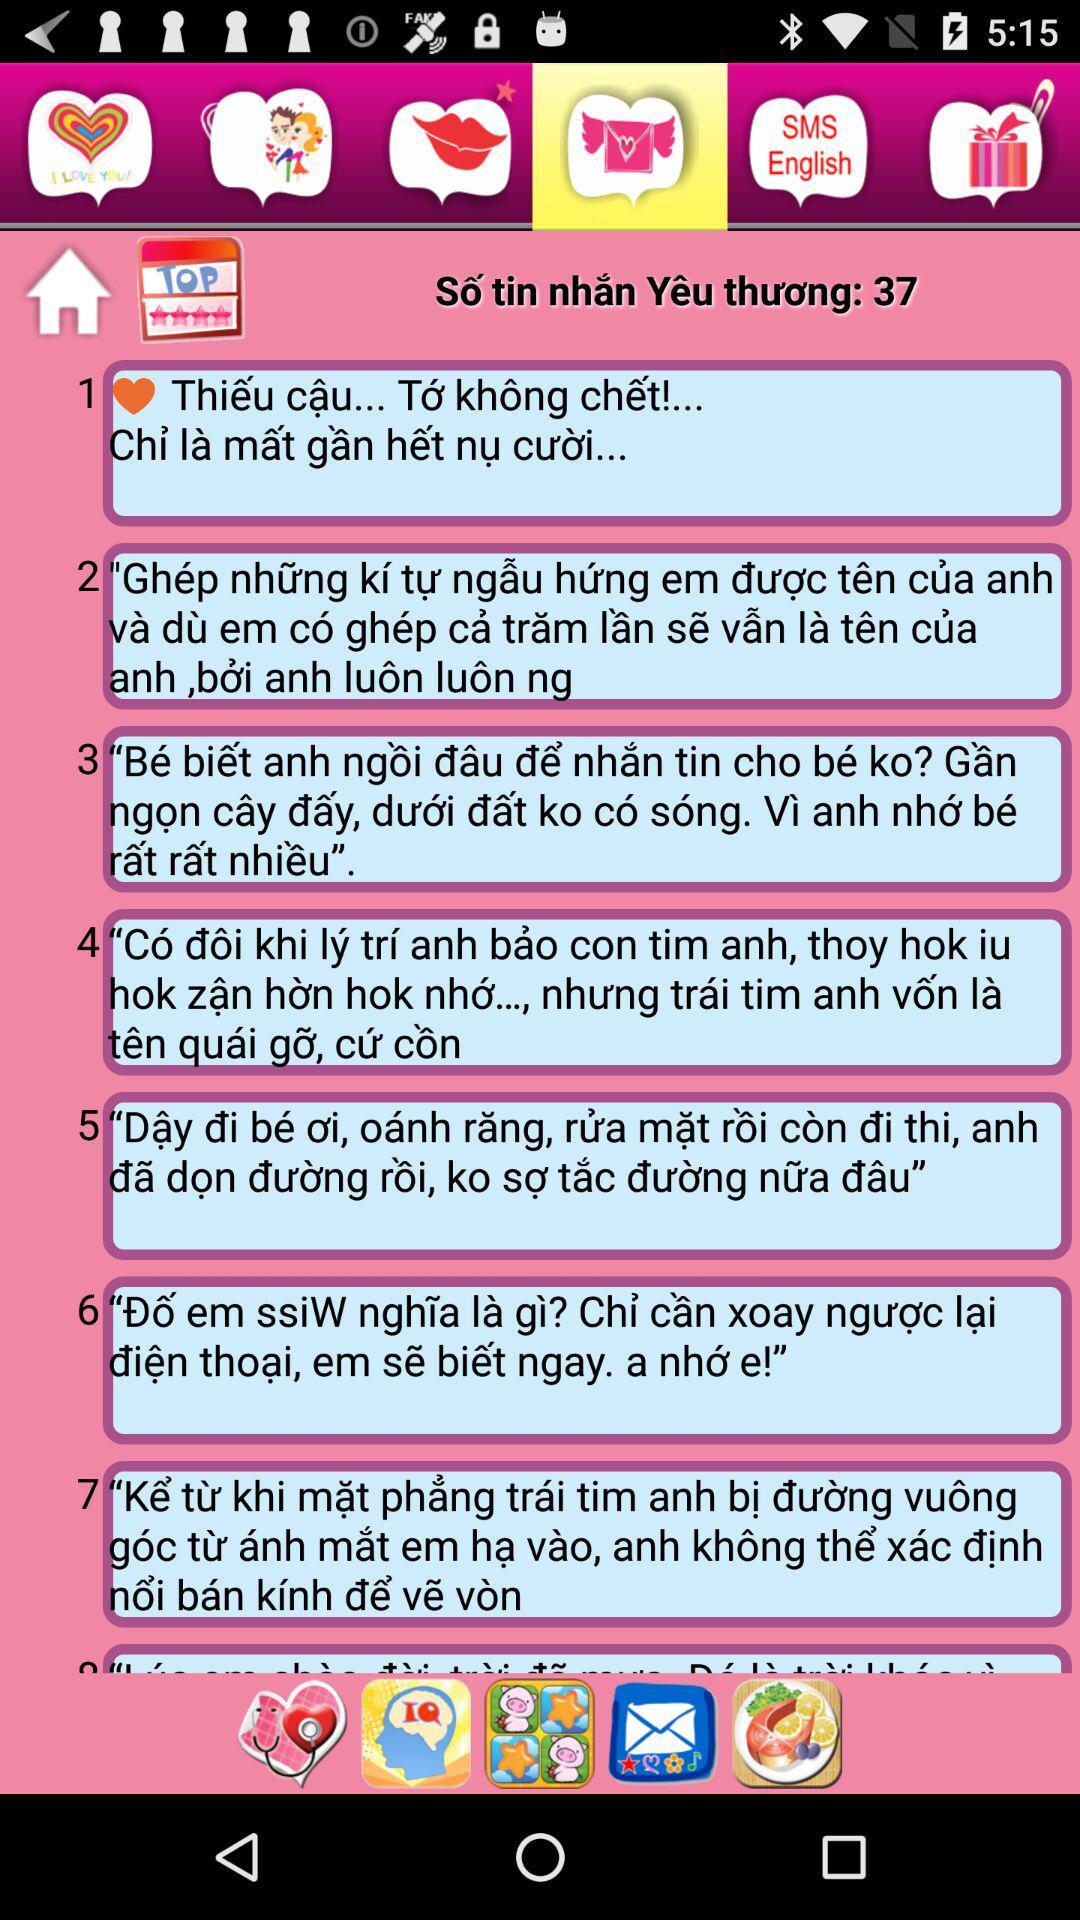 Image resolution: width=1080 pixels, height=1920 pixels. I want to click on app to the right of the 1, so click(586, 442).